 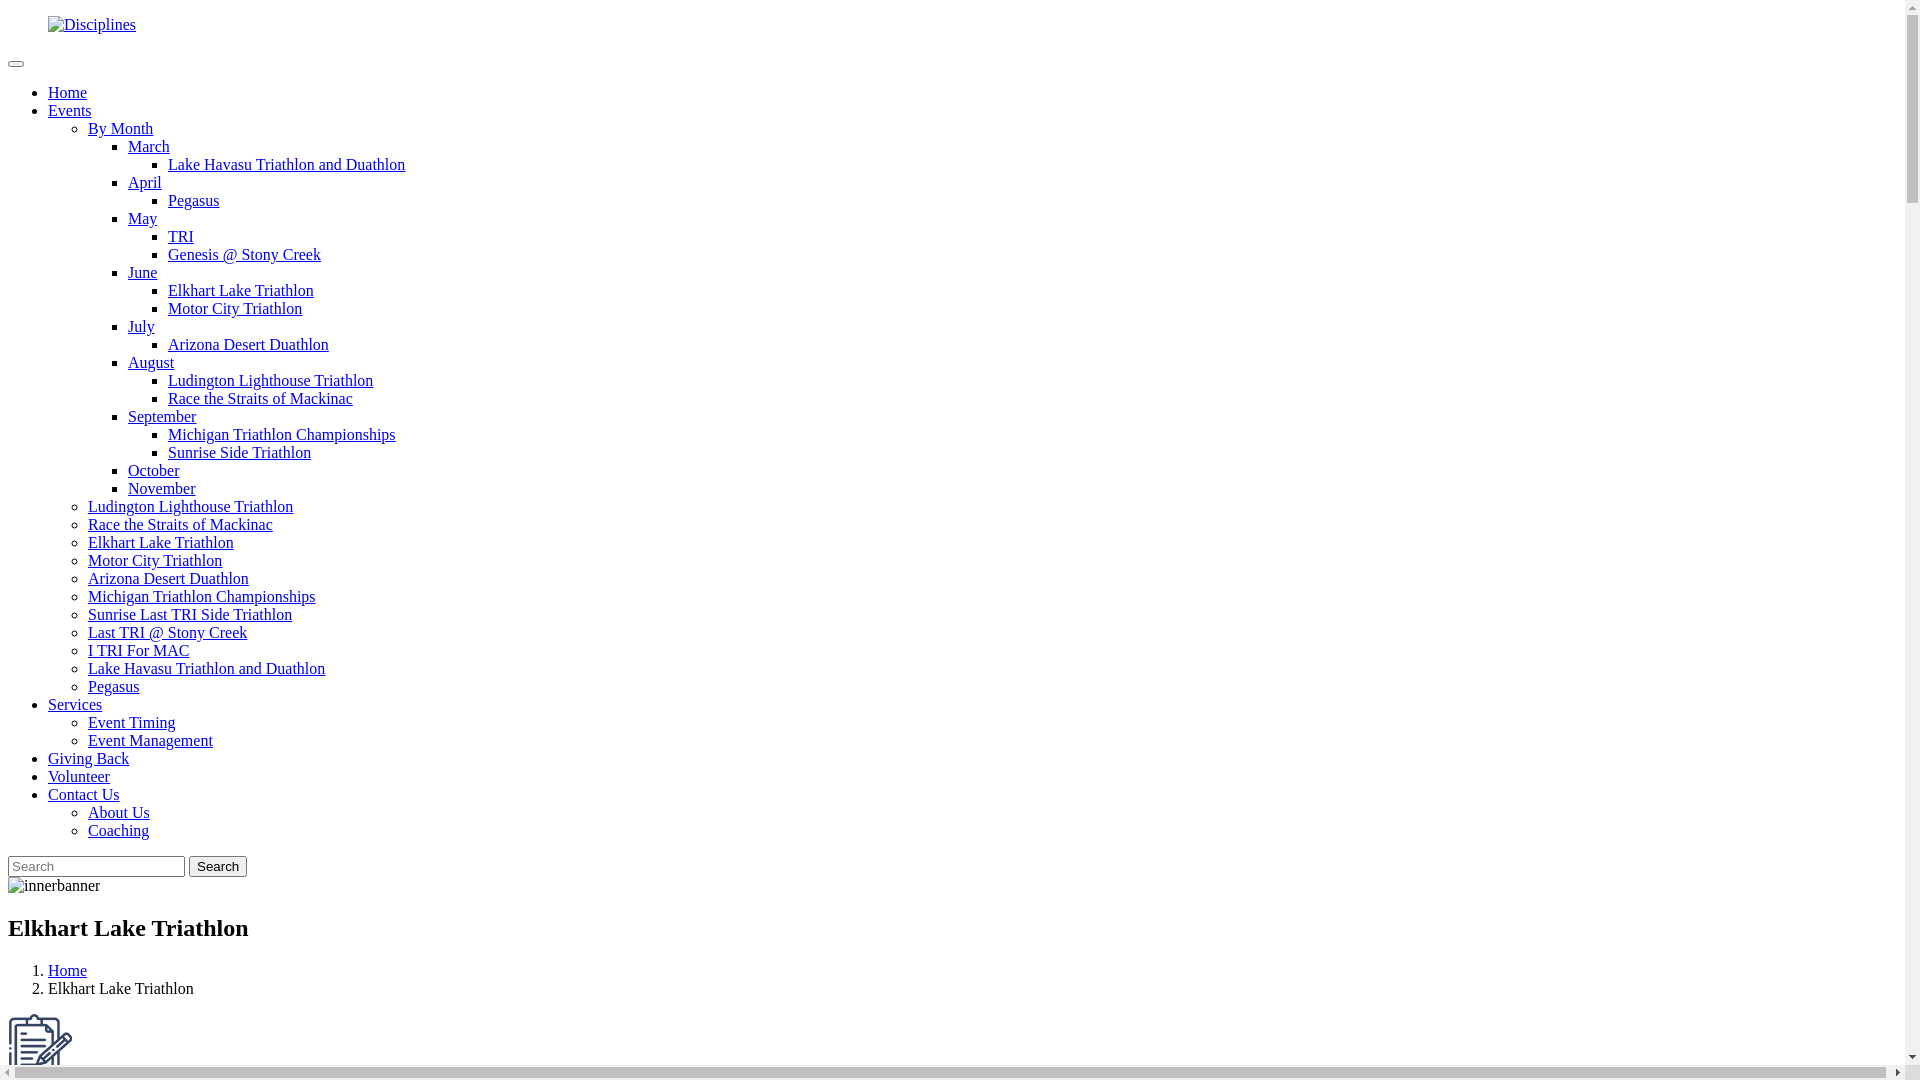 What do you see at coordinates (167, 632) in the screenshot?
I see `'Last TRI @ Stony Creek'` at bounding box center [167, 632].